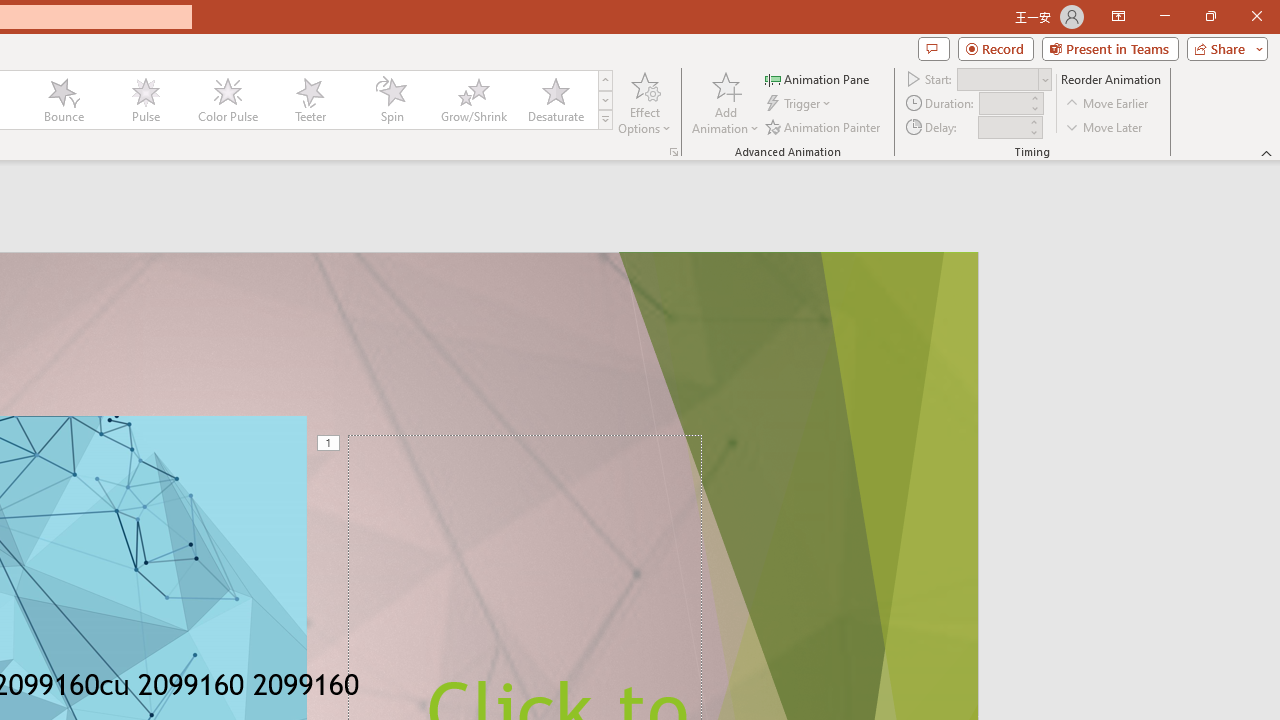 The height and width of the screenshot is (720, 1280). What do you see at coordinates (391, 100) in the screenshot?
I see `'Spin'` at bounding box center [391, 100].